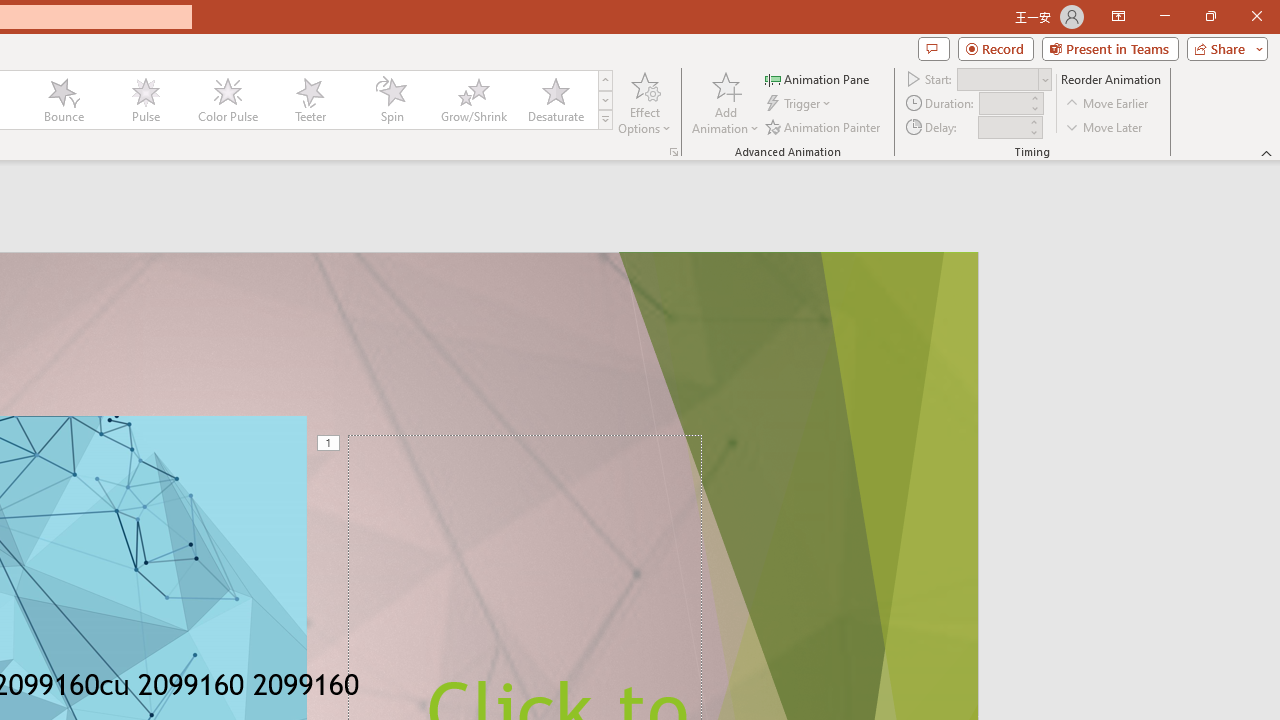 The height and width of the screenshot is (720, 1280). What do you see at coordinates (391, 100) in the screenshot?
I see `'Spin'` at bounding box center [391, 100].